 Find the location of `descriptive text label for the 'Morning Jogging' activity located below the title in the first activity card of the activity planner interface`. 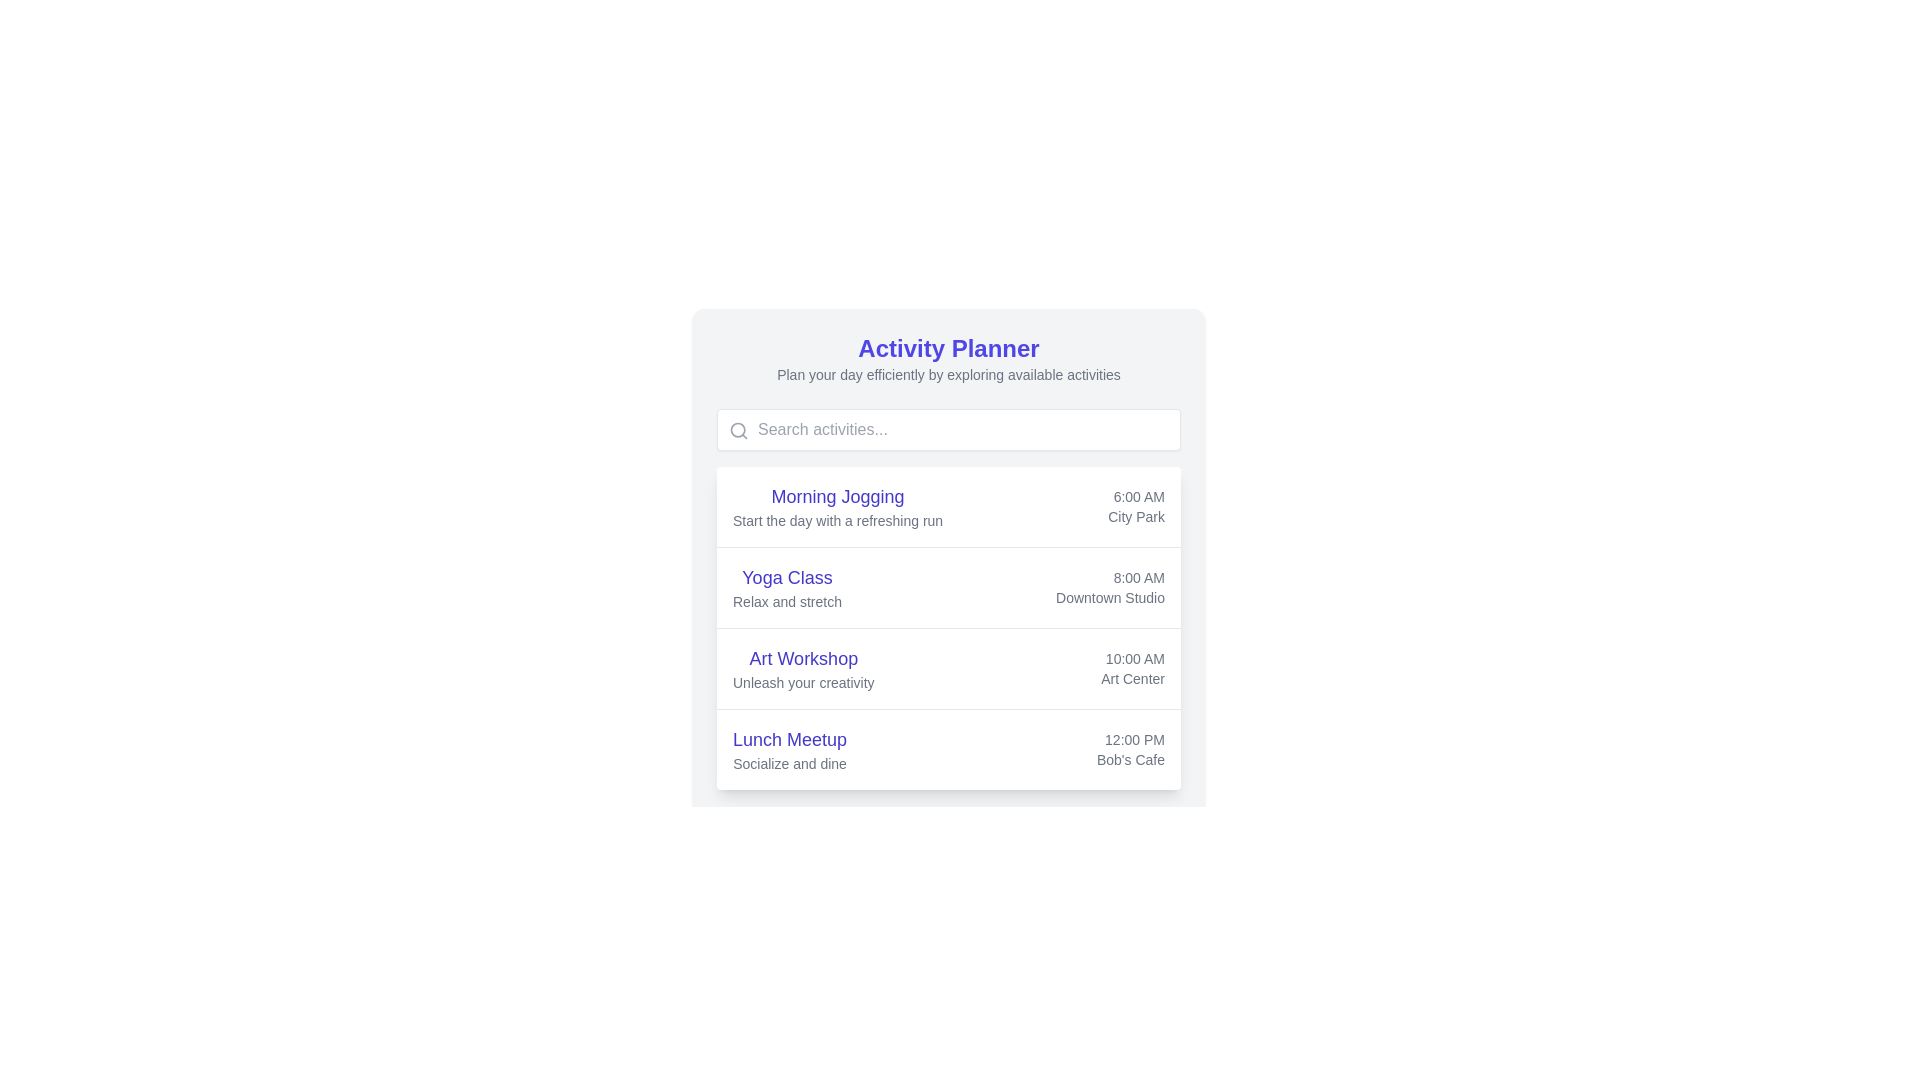

descriptive text label for the 'Morning Jogging' activity located below the title in the first activity card of the activity planner interface is located at coordinates (838, 519).